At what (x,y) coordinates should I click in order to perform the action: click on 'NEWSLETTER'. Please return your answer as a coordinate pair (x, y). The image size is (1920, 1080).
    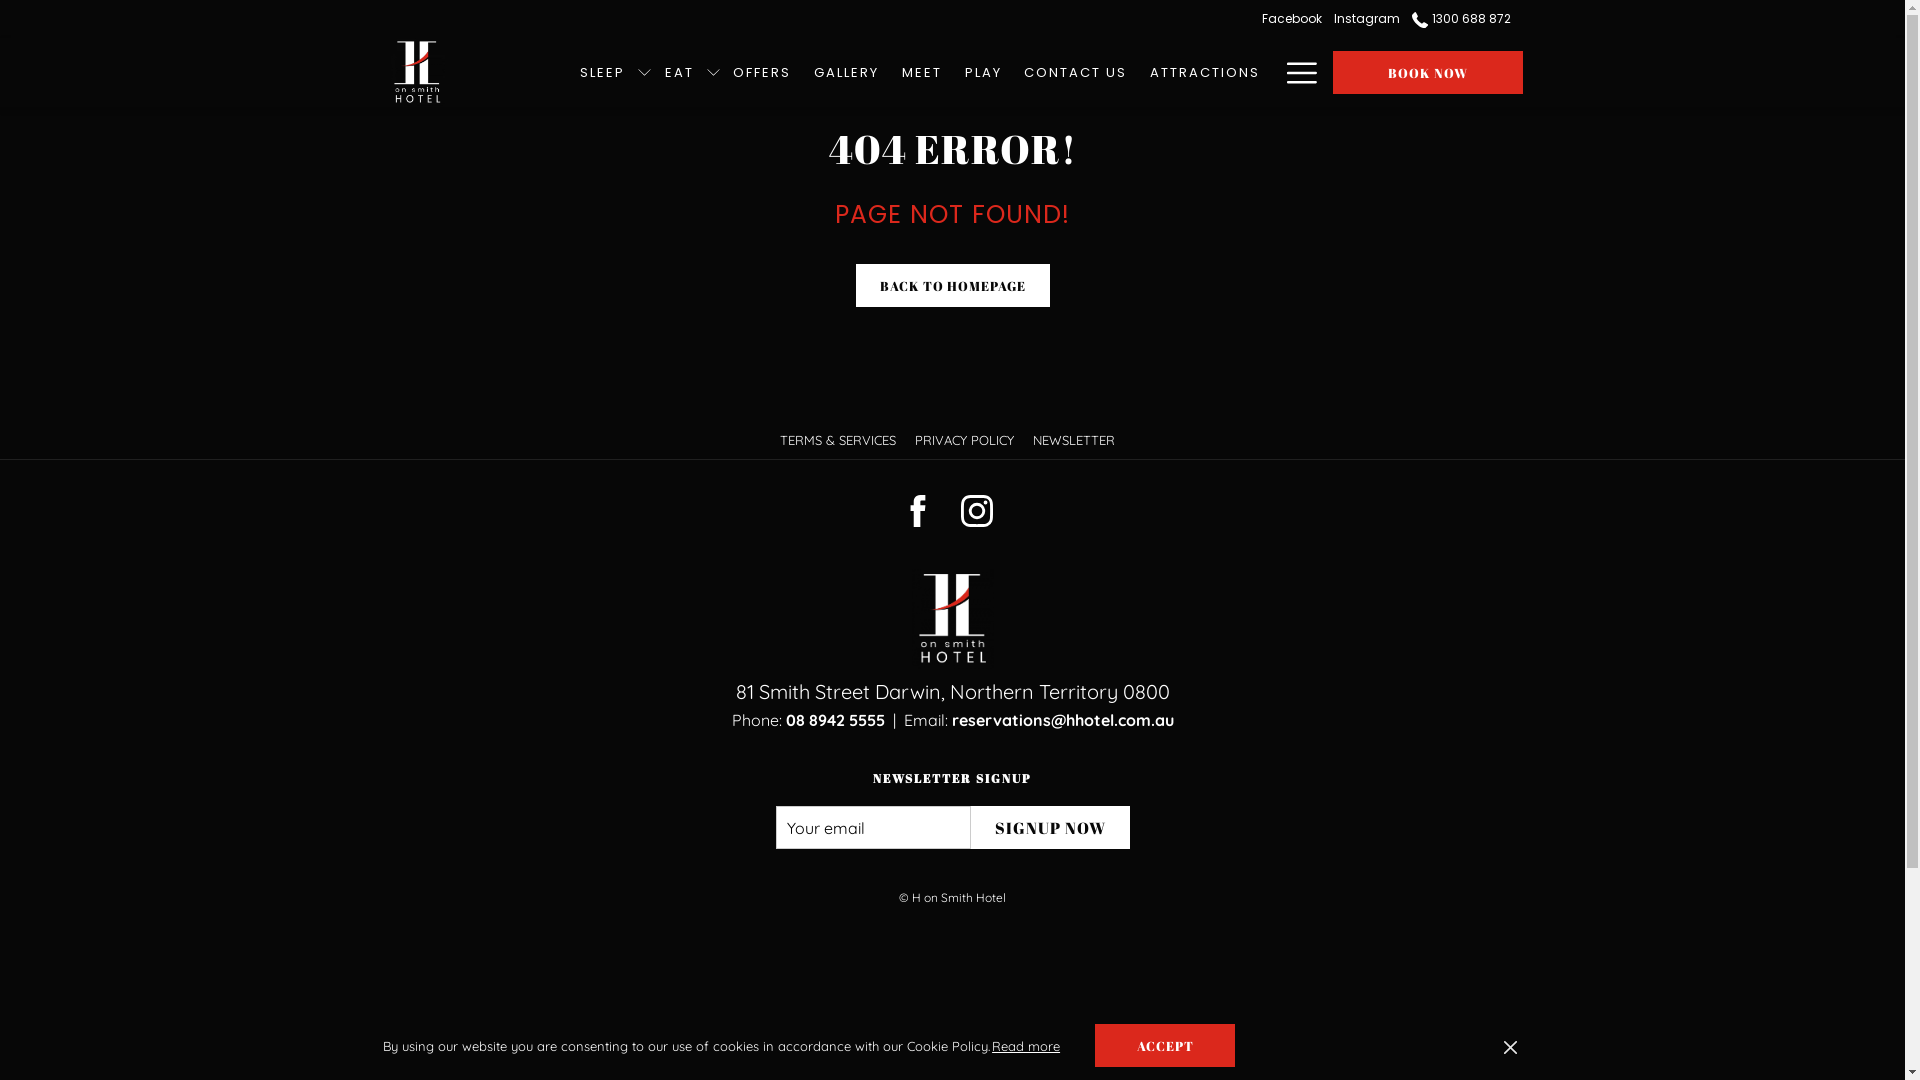
    Looking at the image, I should click on (1075, 438).